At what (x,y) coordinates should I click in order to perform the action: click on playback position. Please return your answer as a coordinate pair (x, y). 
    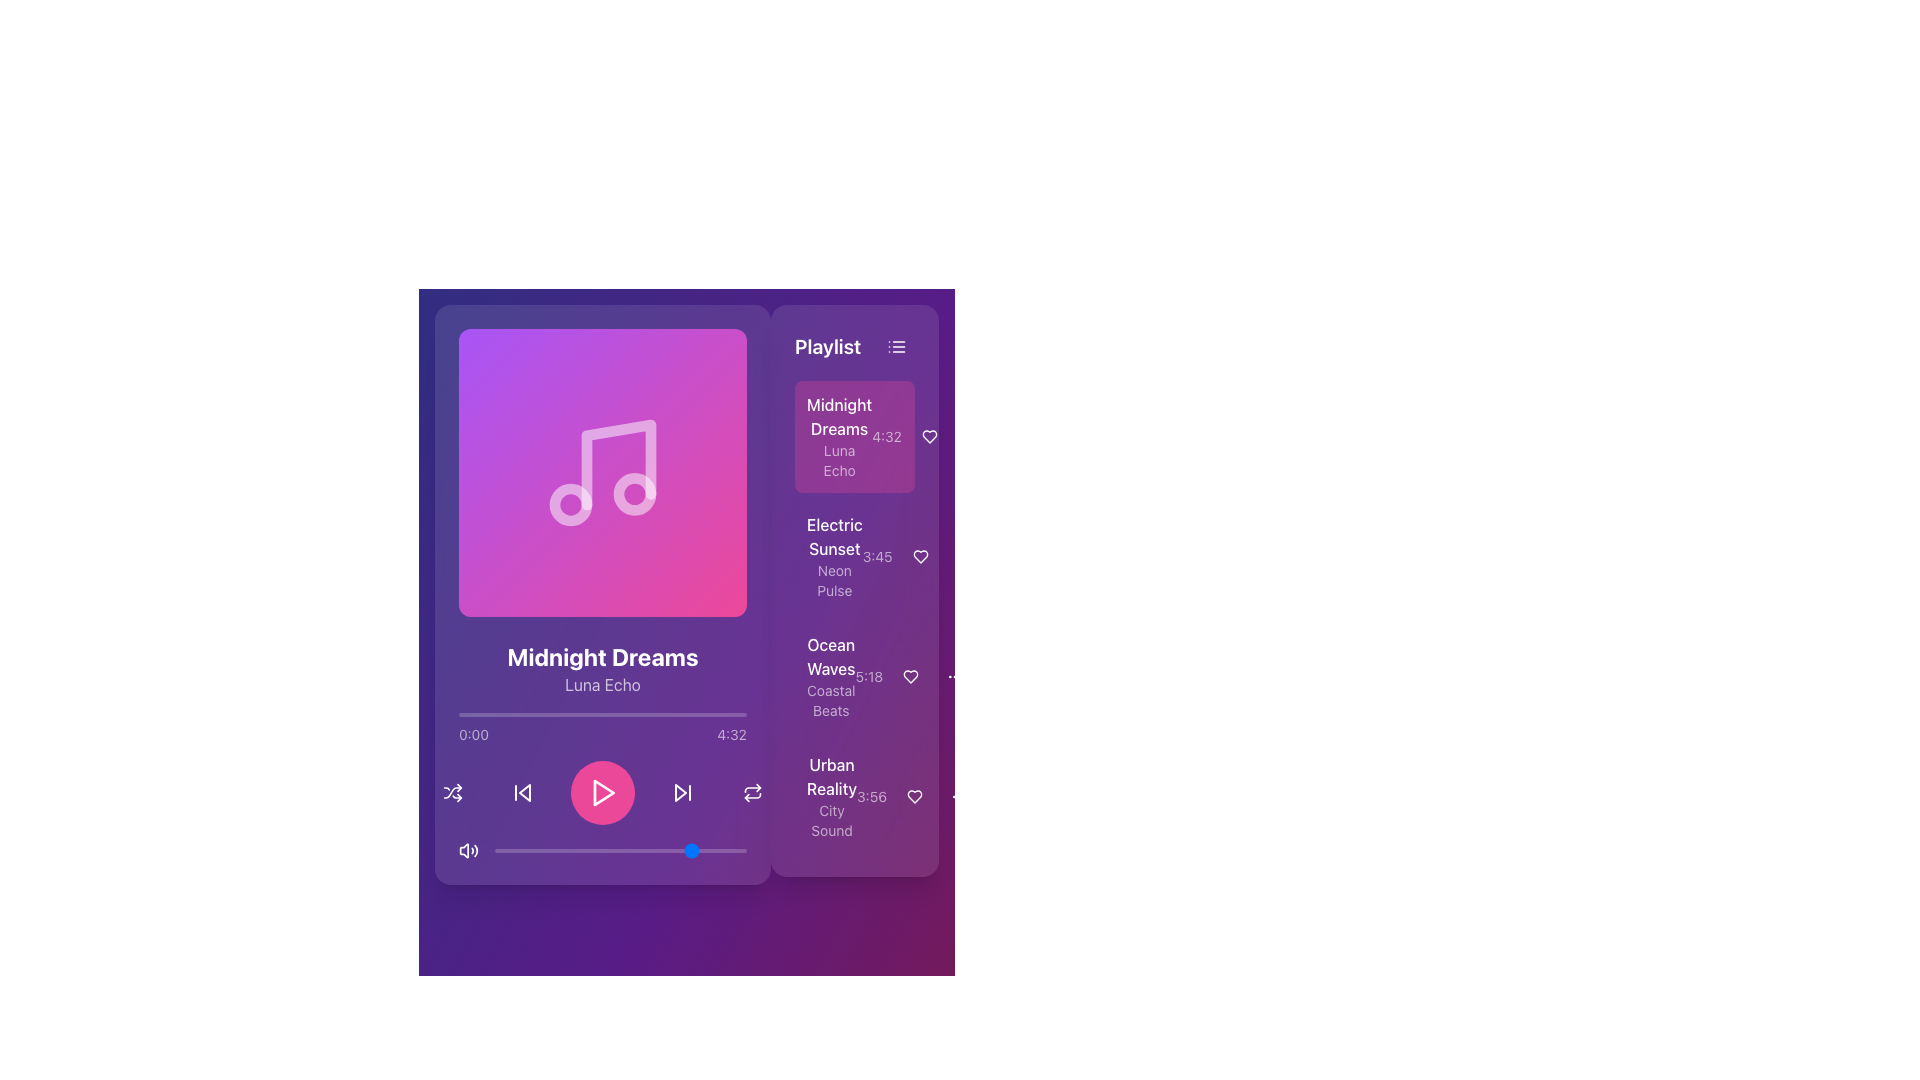
    Looking at the image, I should click on (463, 713).